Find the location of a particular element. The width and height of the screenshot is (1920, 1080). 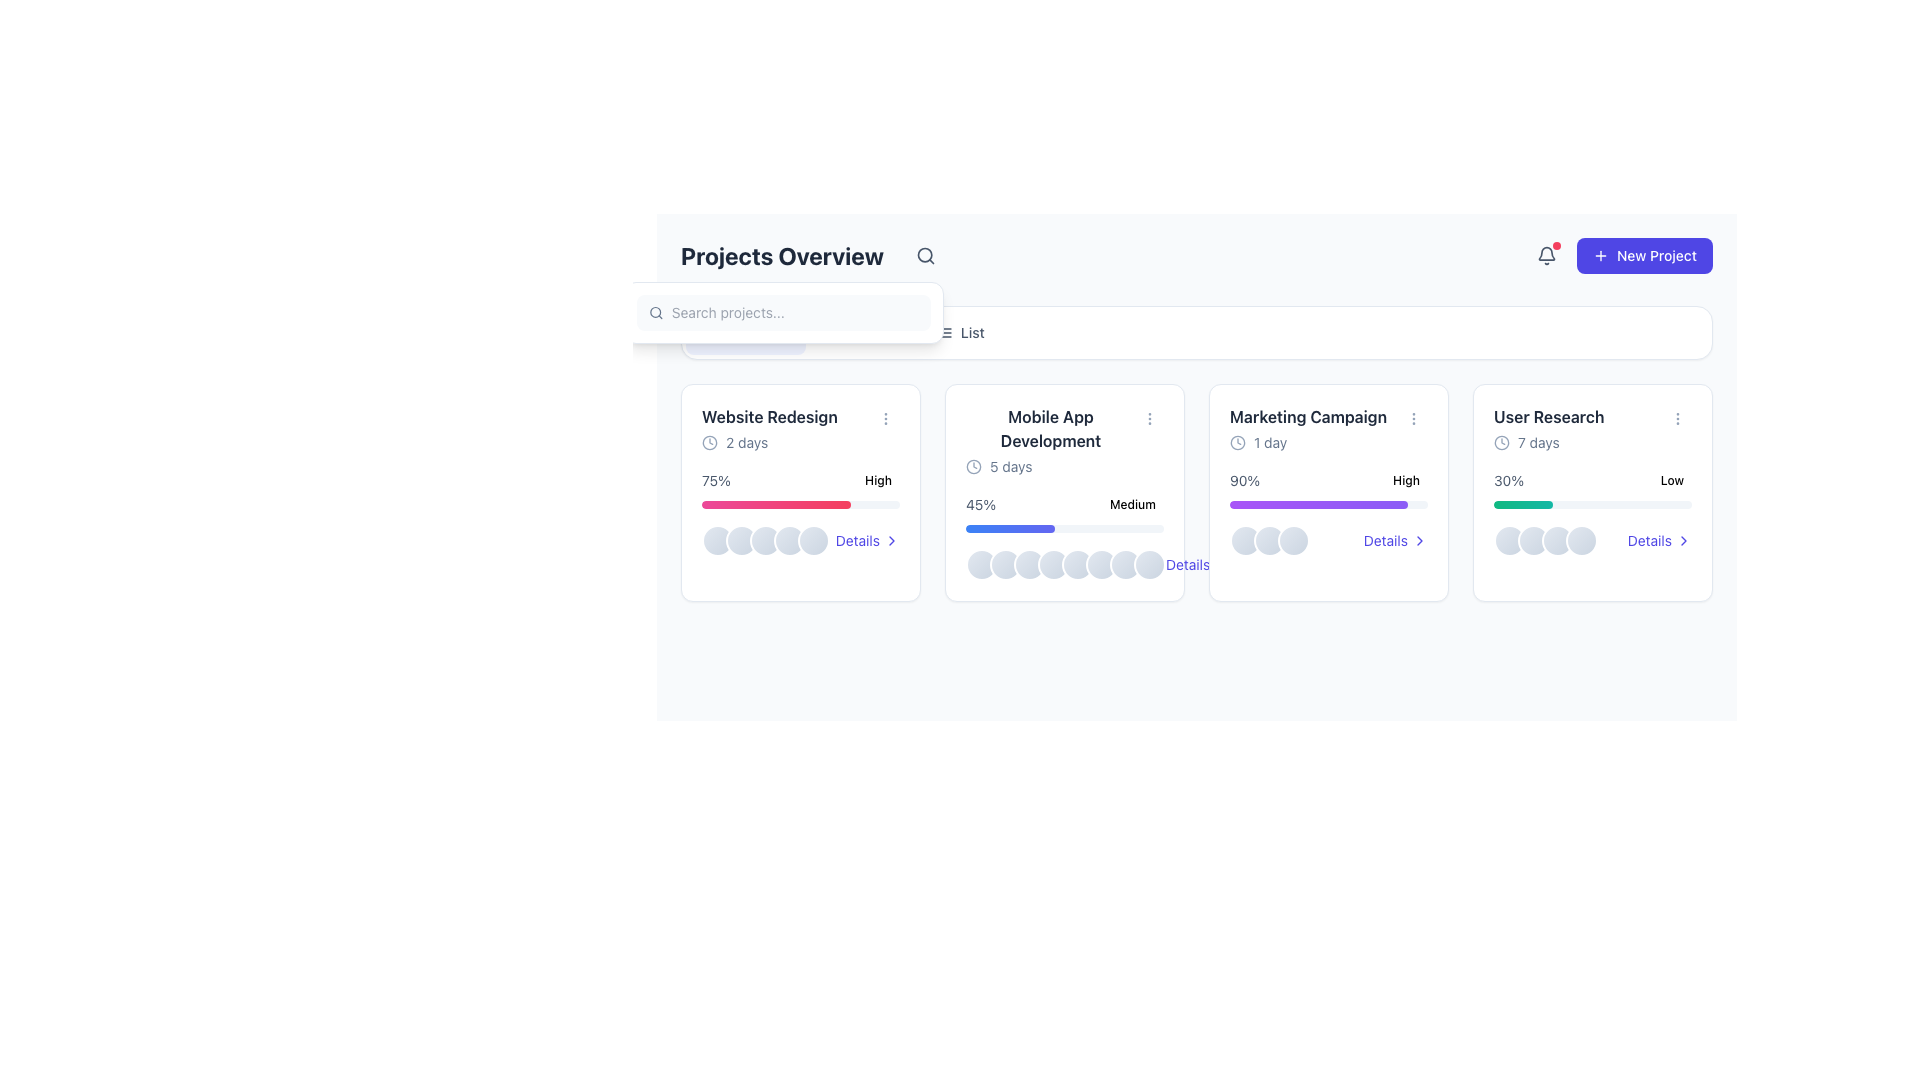

the 'Details' hyperlink with the rightward-pointing chevron icon located at the bottom-right corner of the second card is located at coordinates (1198, 564).